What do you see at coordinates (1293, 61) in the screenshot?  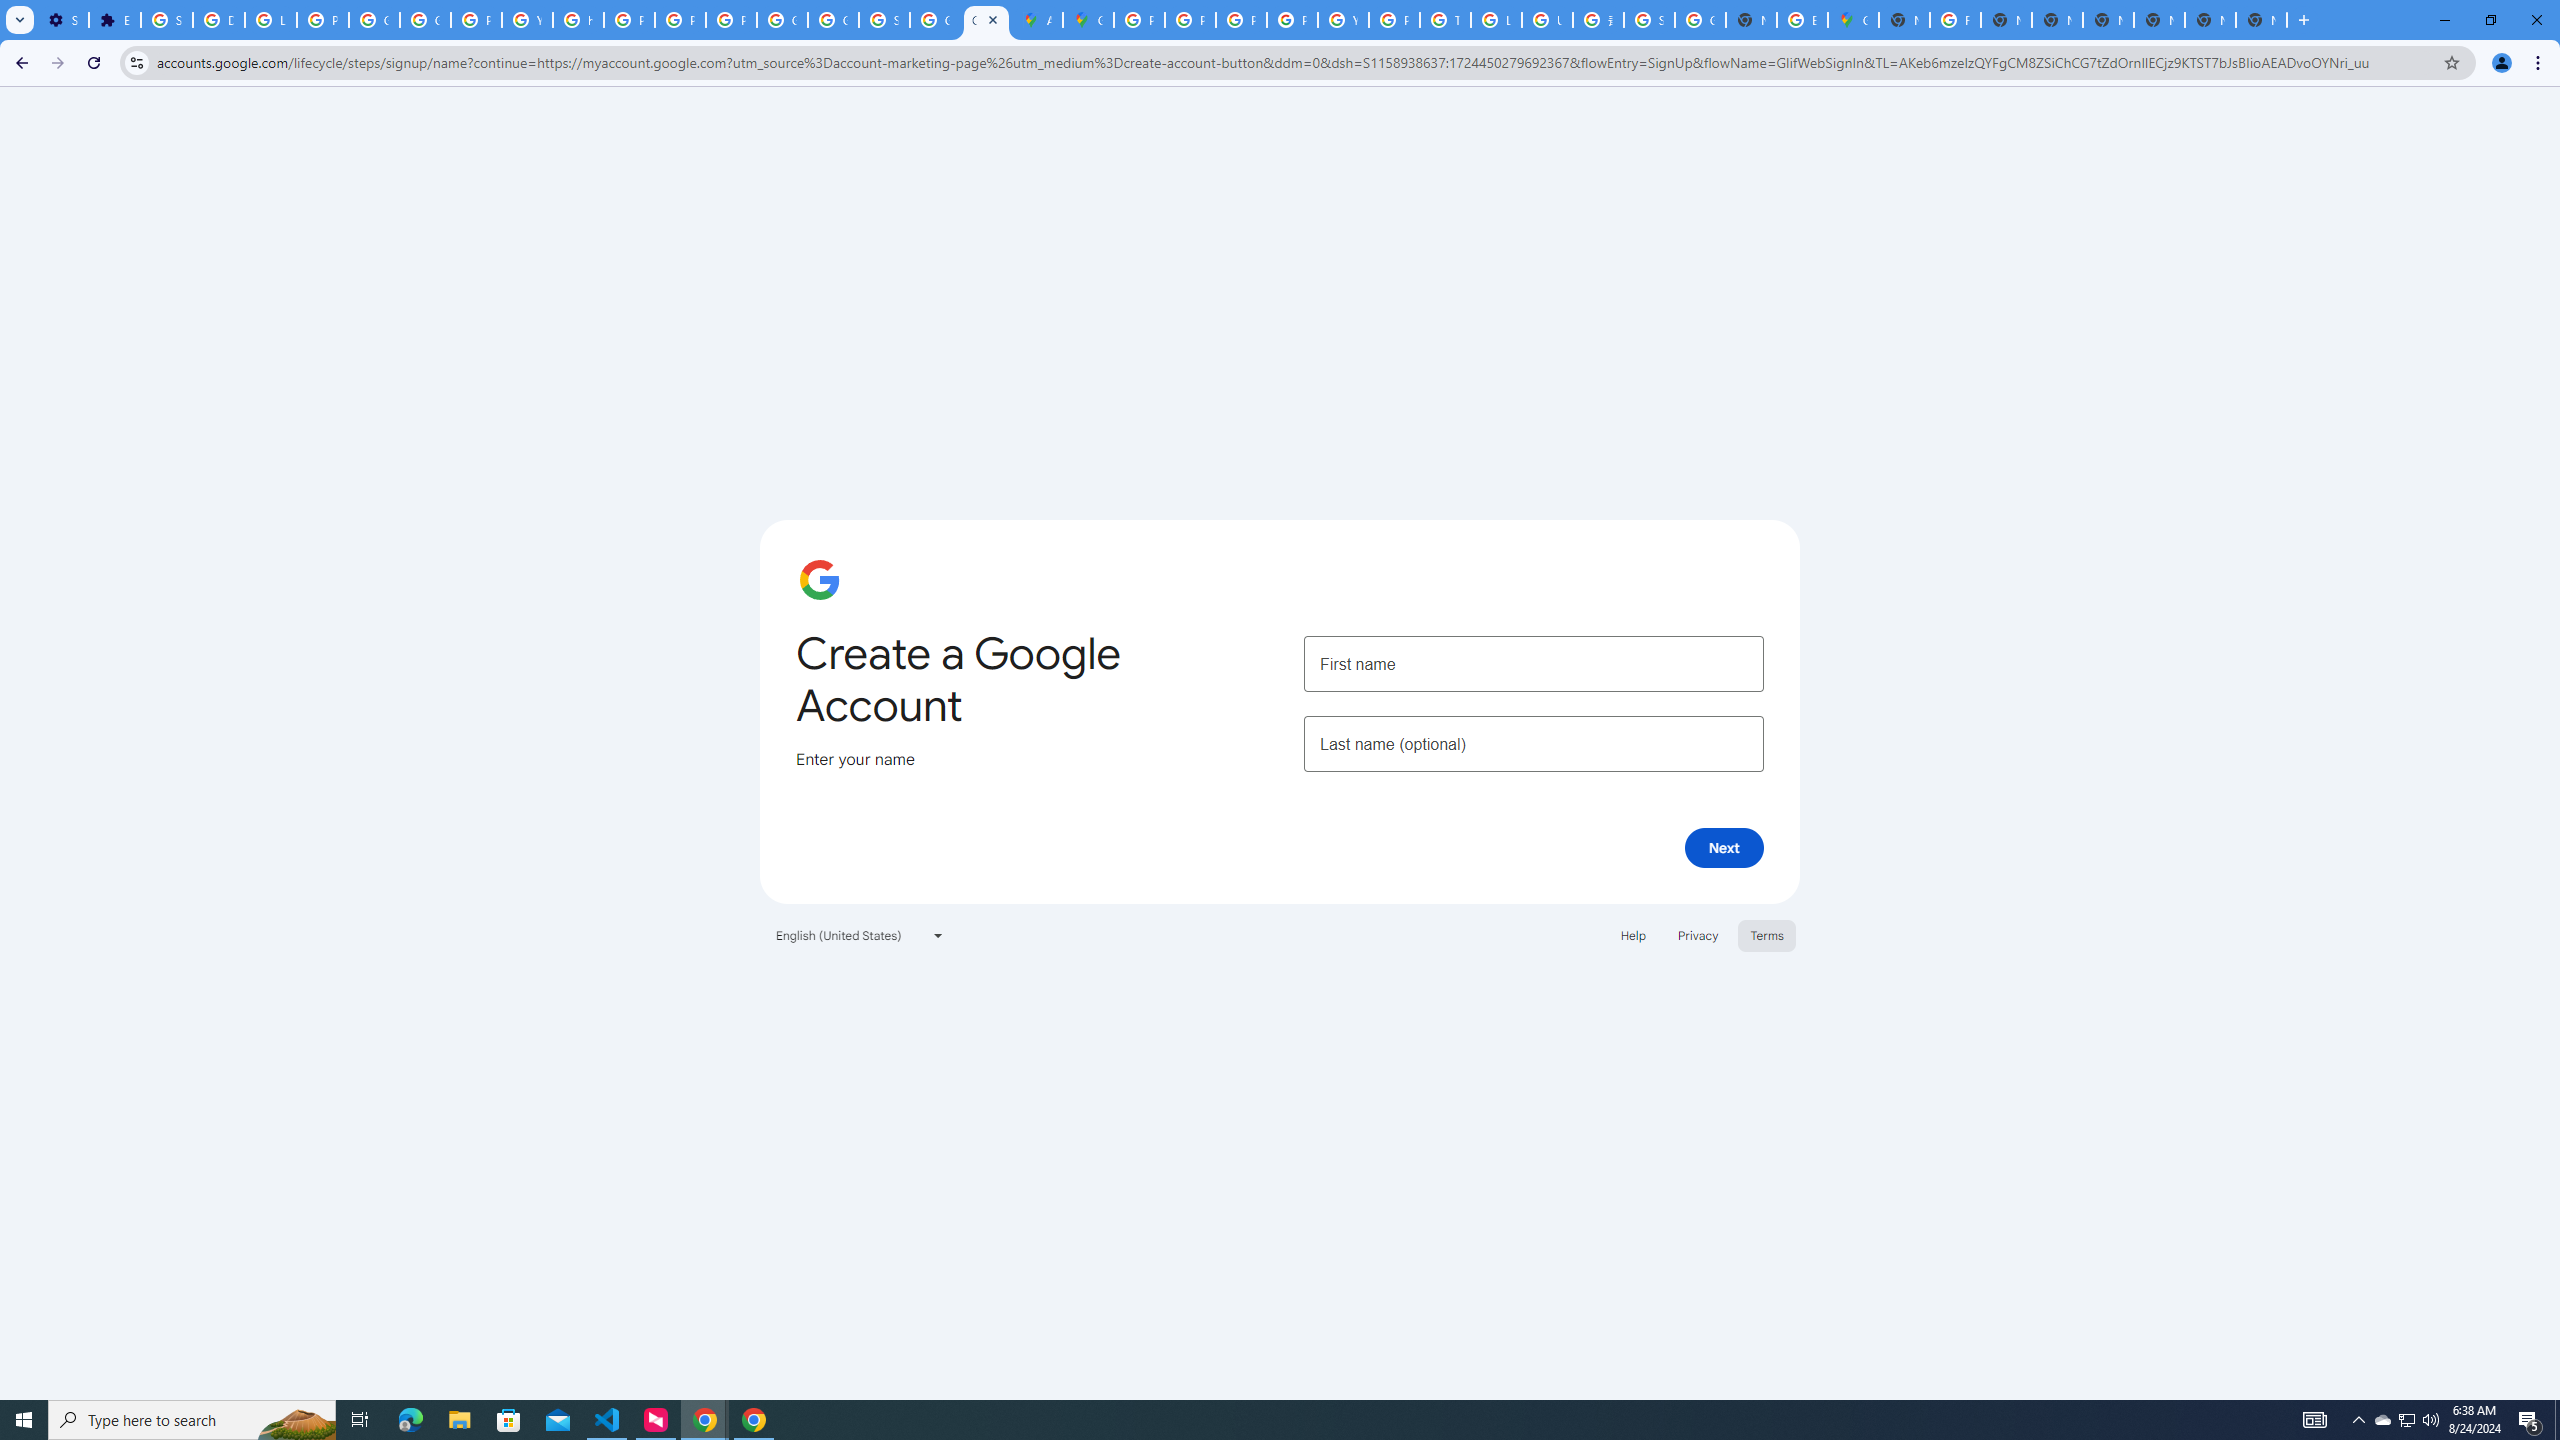 I see `'Address and search bar'` at bounding box center [1293, 61].